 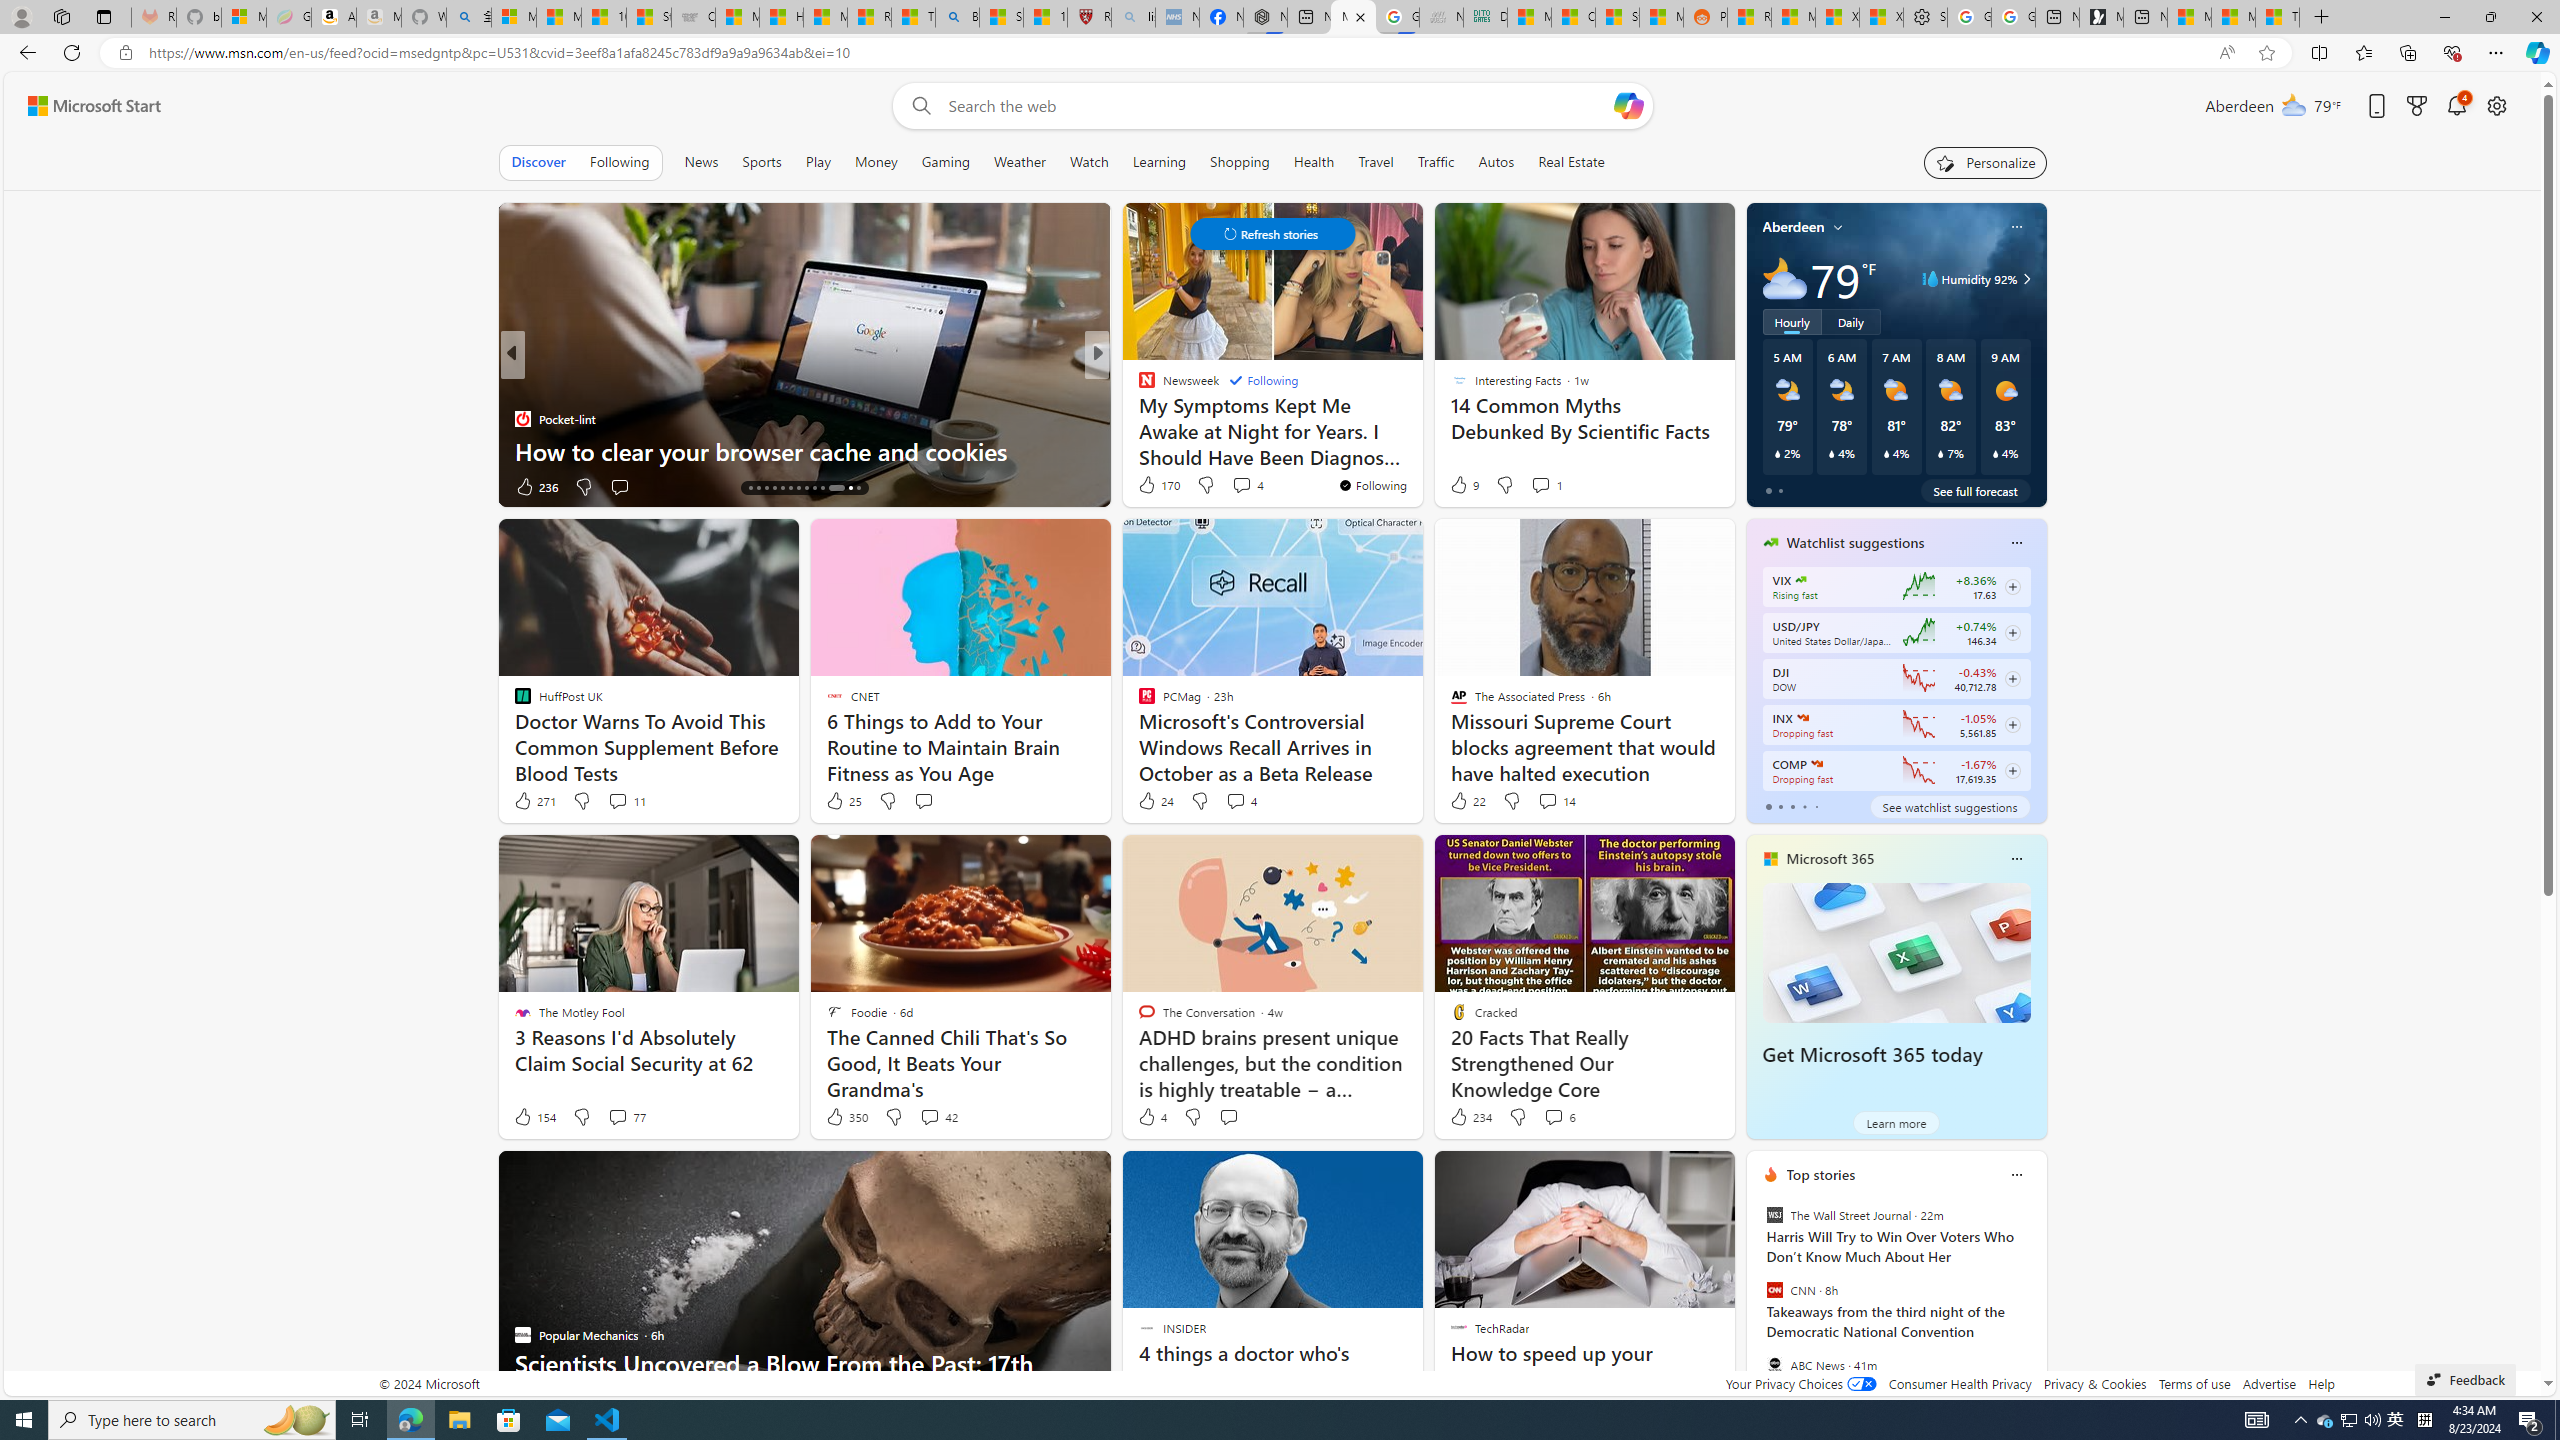 What do you see at coordinates (1088, 161) in the screenshot?
I see `'Watch'` at bounding box center [1088, 161].